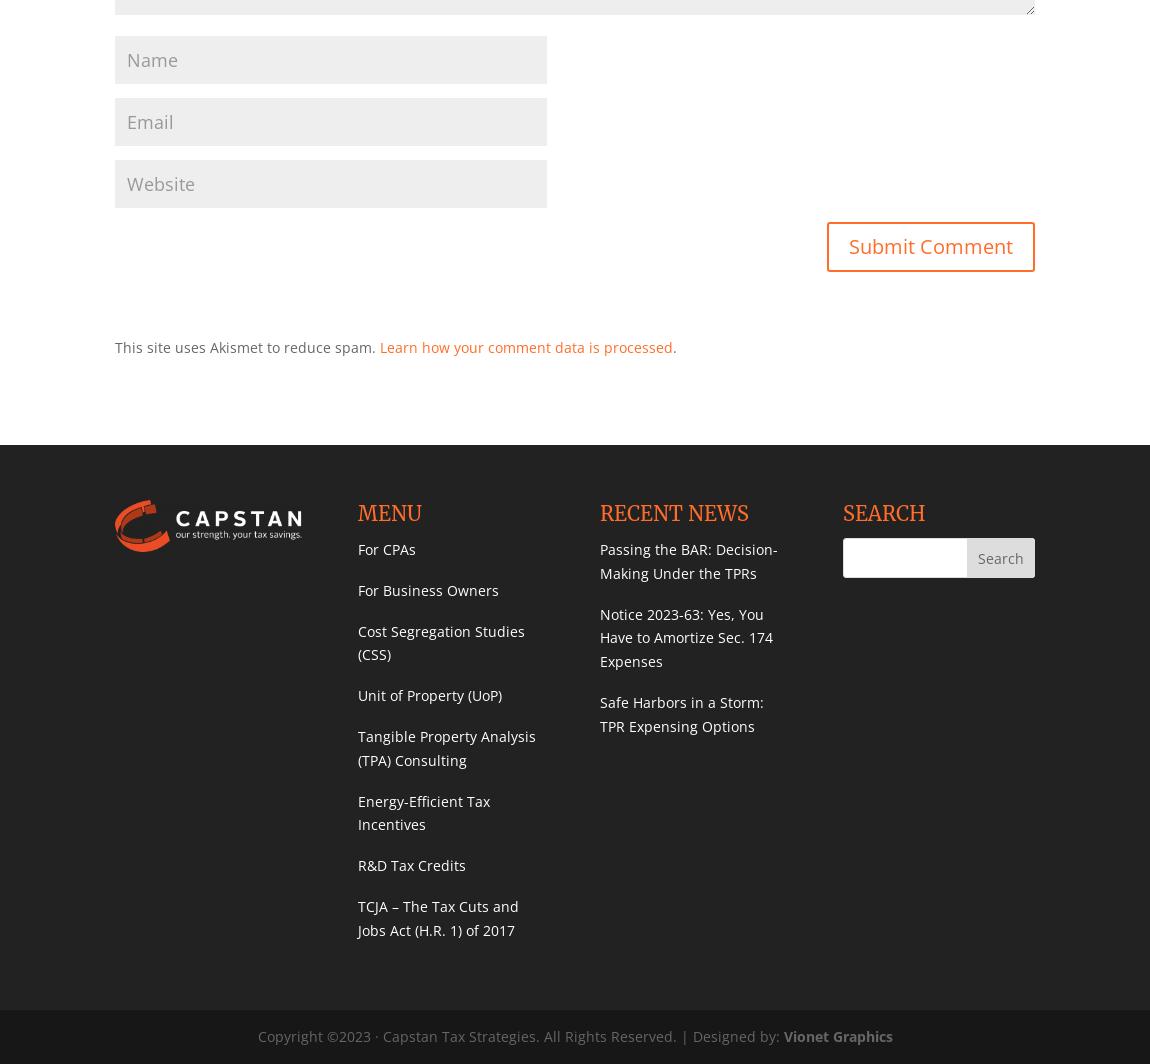 The height and width of the screenshot is (1064, 1150). Describe the element at coordinates (674, 346) in the screenshot. I see `'.'` at that location.